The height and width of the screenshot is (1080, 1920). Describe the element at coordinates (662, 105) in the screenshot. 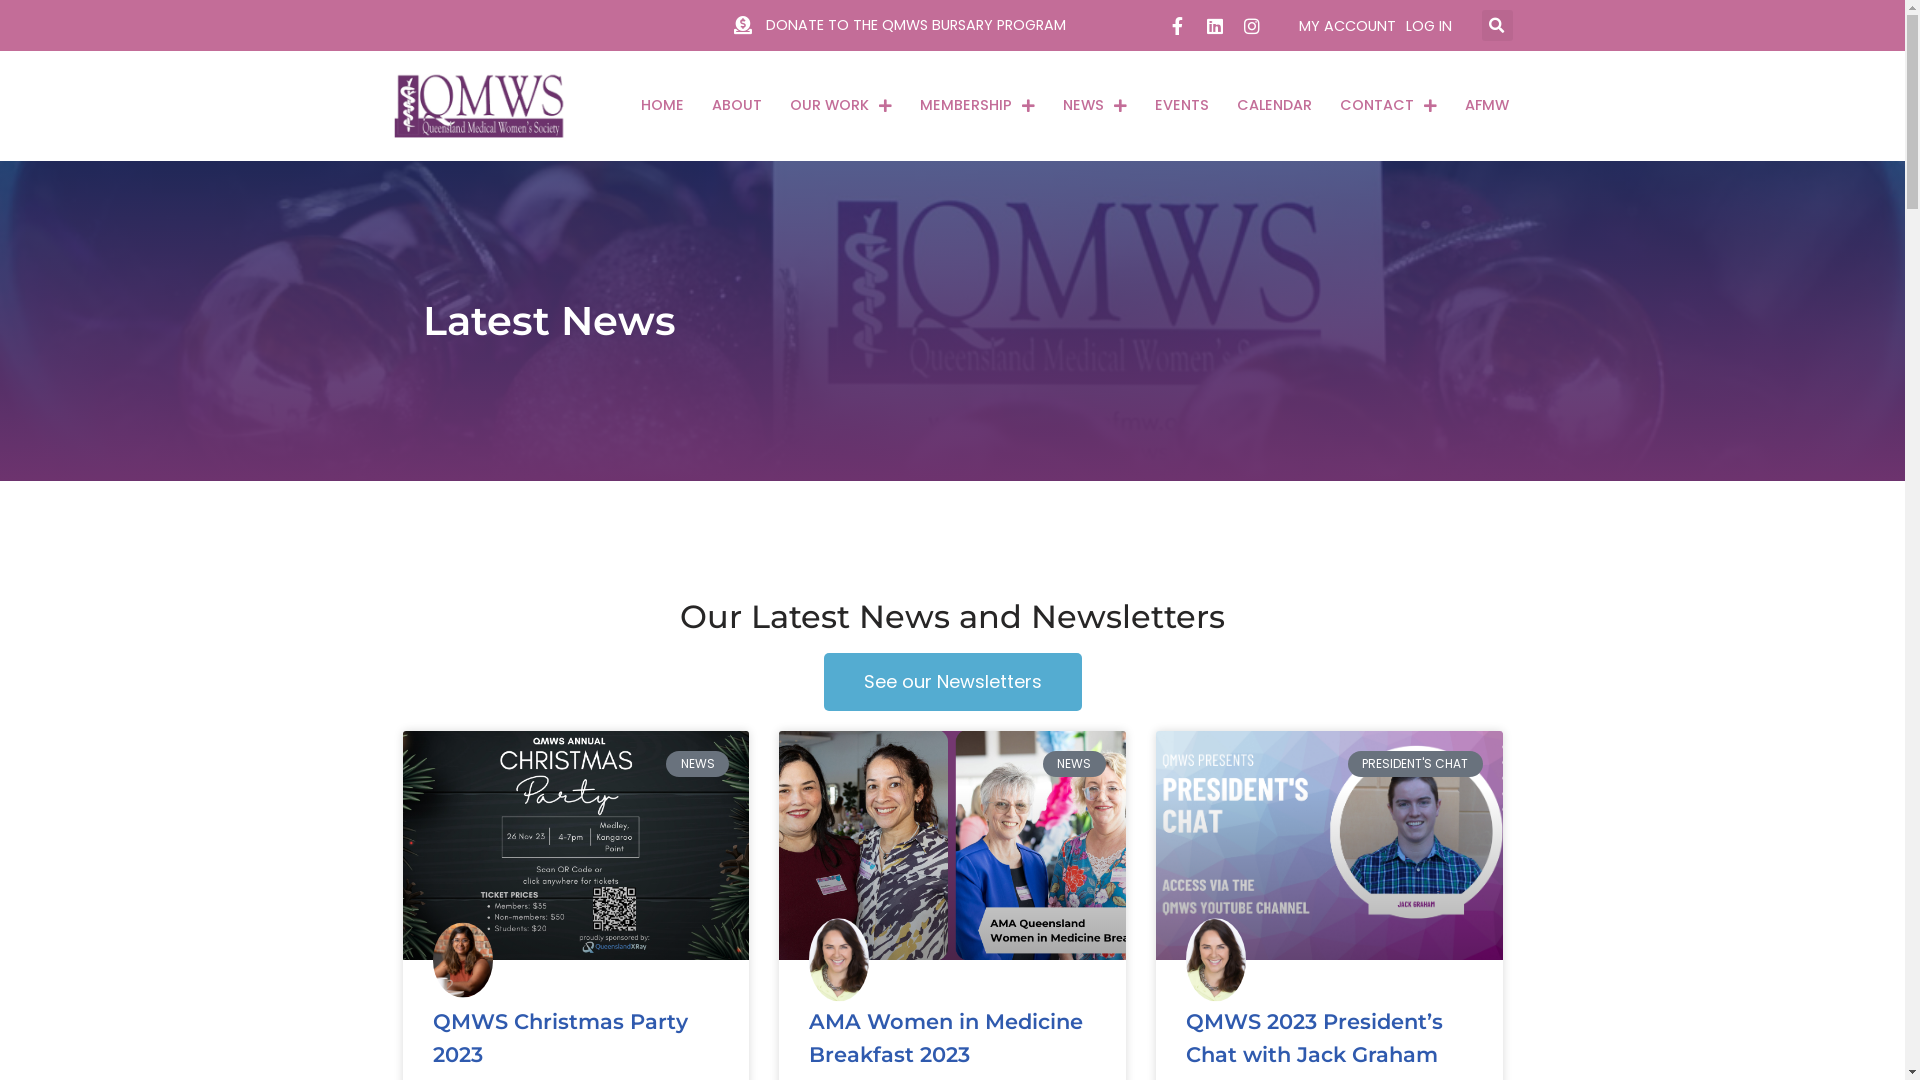

I see `'HOME'` at that location.